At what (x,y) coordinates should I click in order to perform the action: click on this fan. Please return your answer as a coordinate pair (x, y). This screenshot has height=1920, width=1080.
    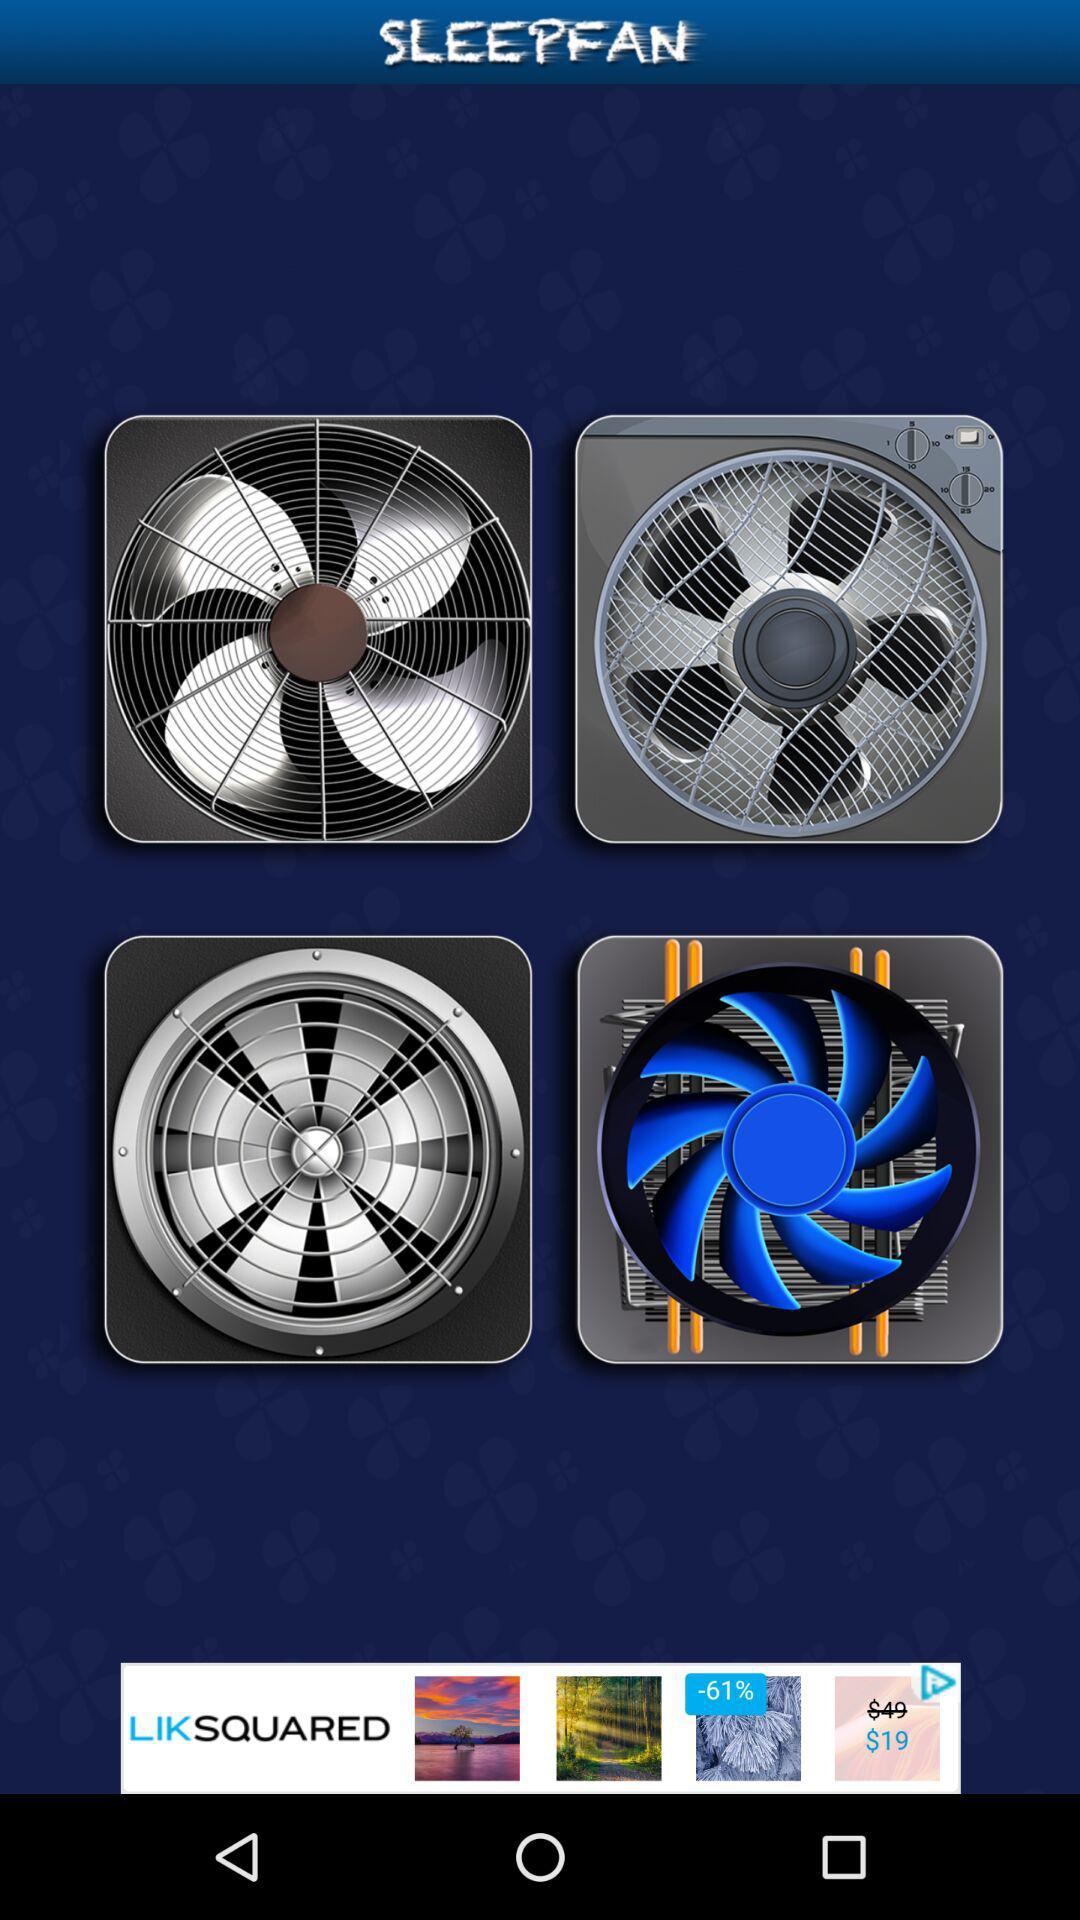
    Looking at the image, I should click on (774, 1157).